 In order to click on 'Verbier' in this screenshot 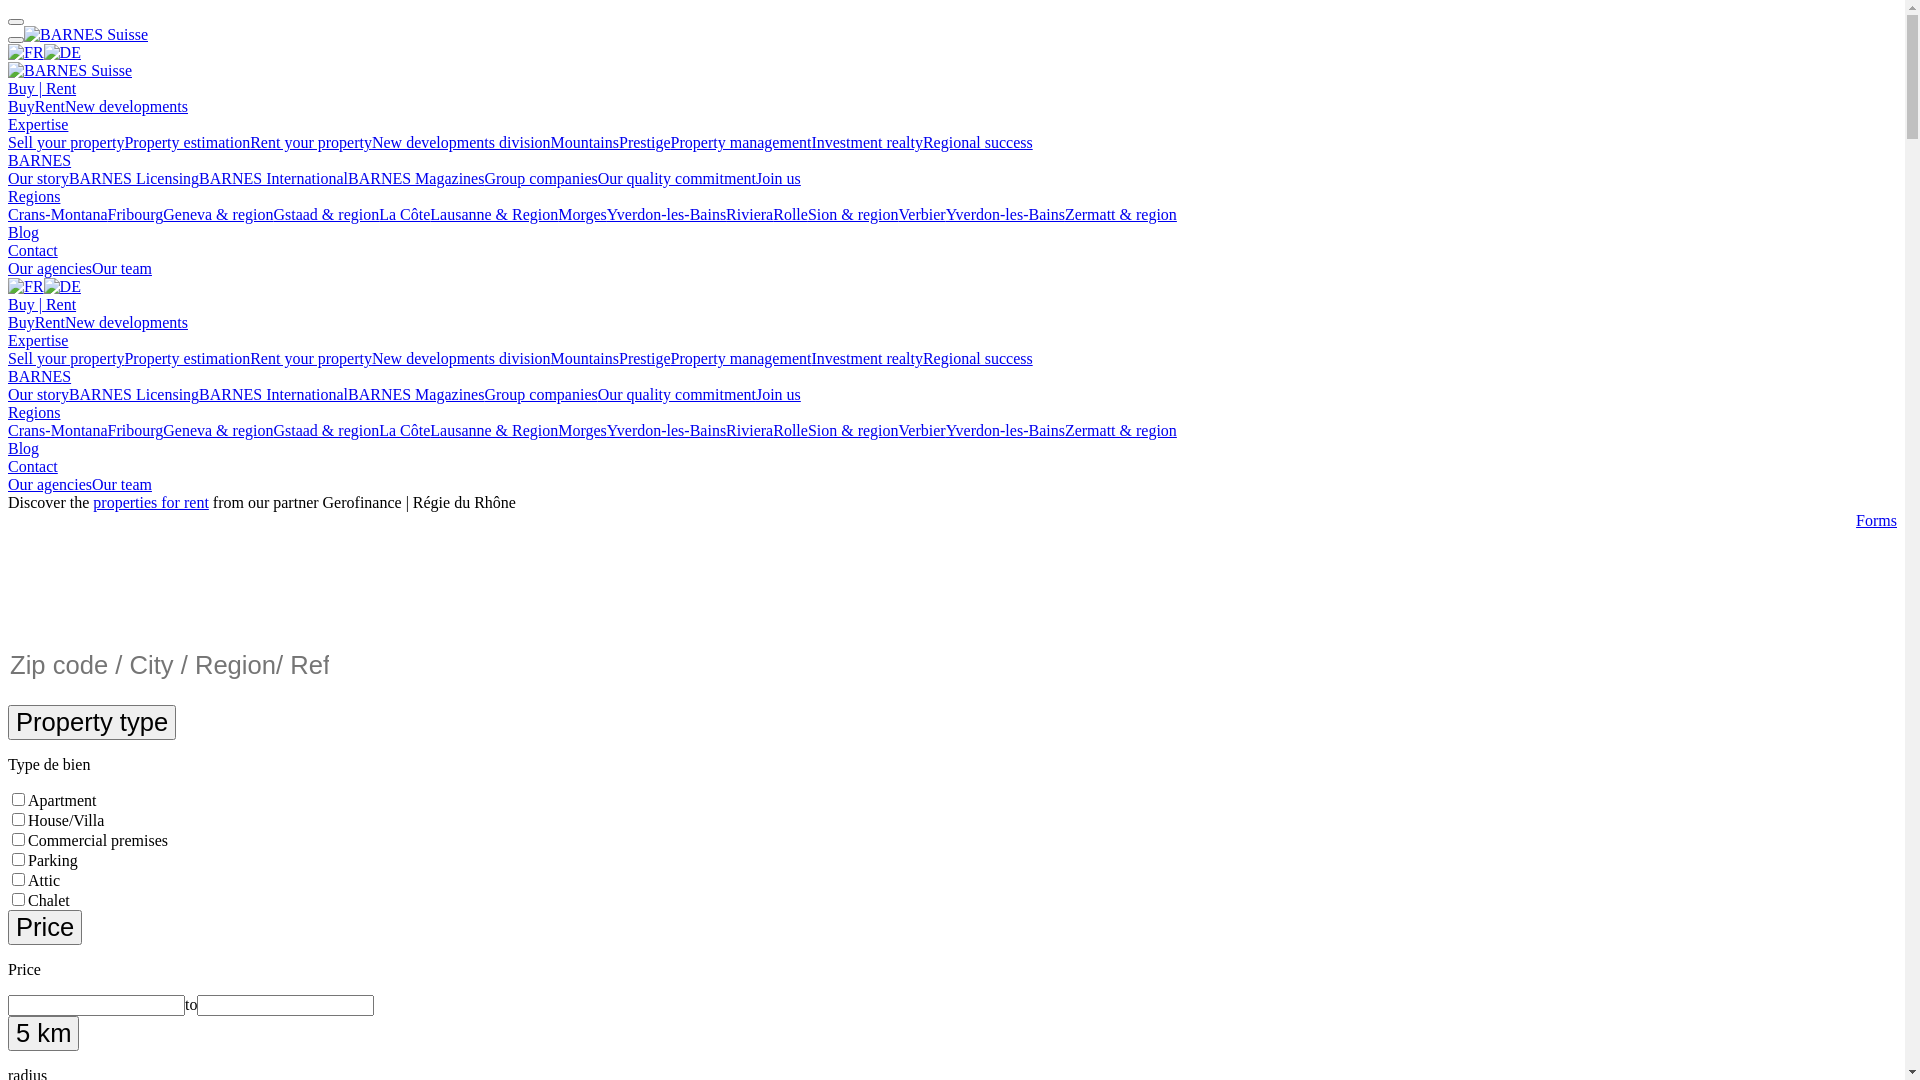, I will do `click(897, 214)`.